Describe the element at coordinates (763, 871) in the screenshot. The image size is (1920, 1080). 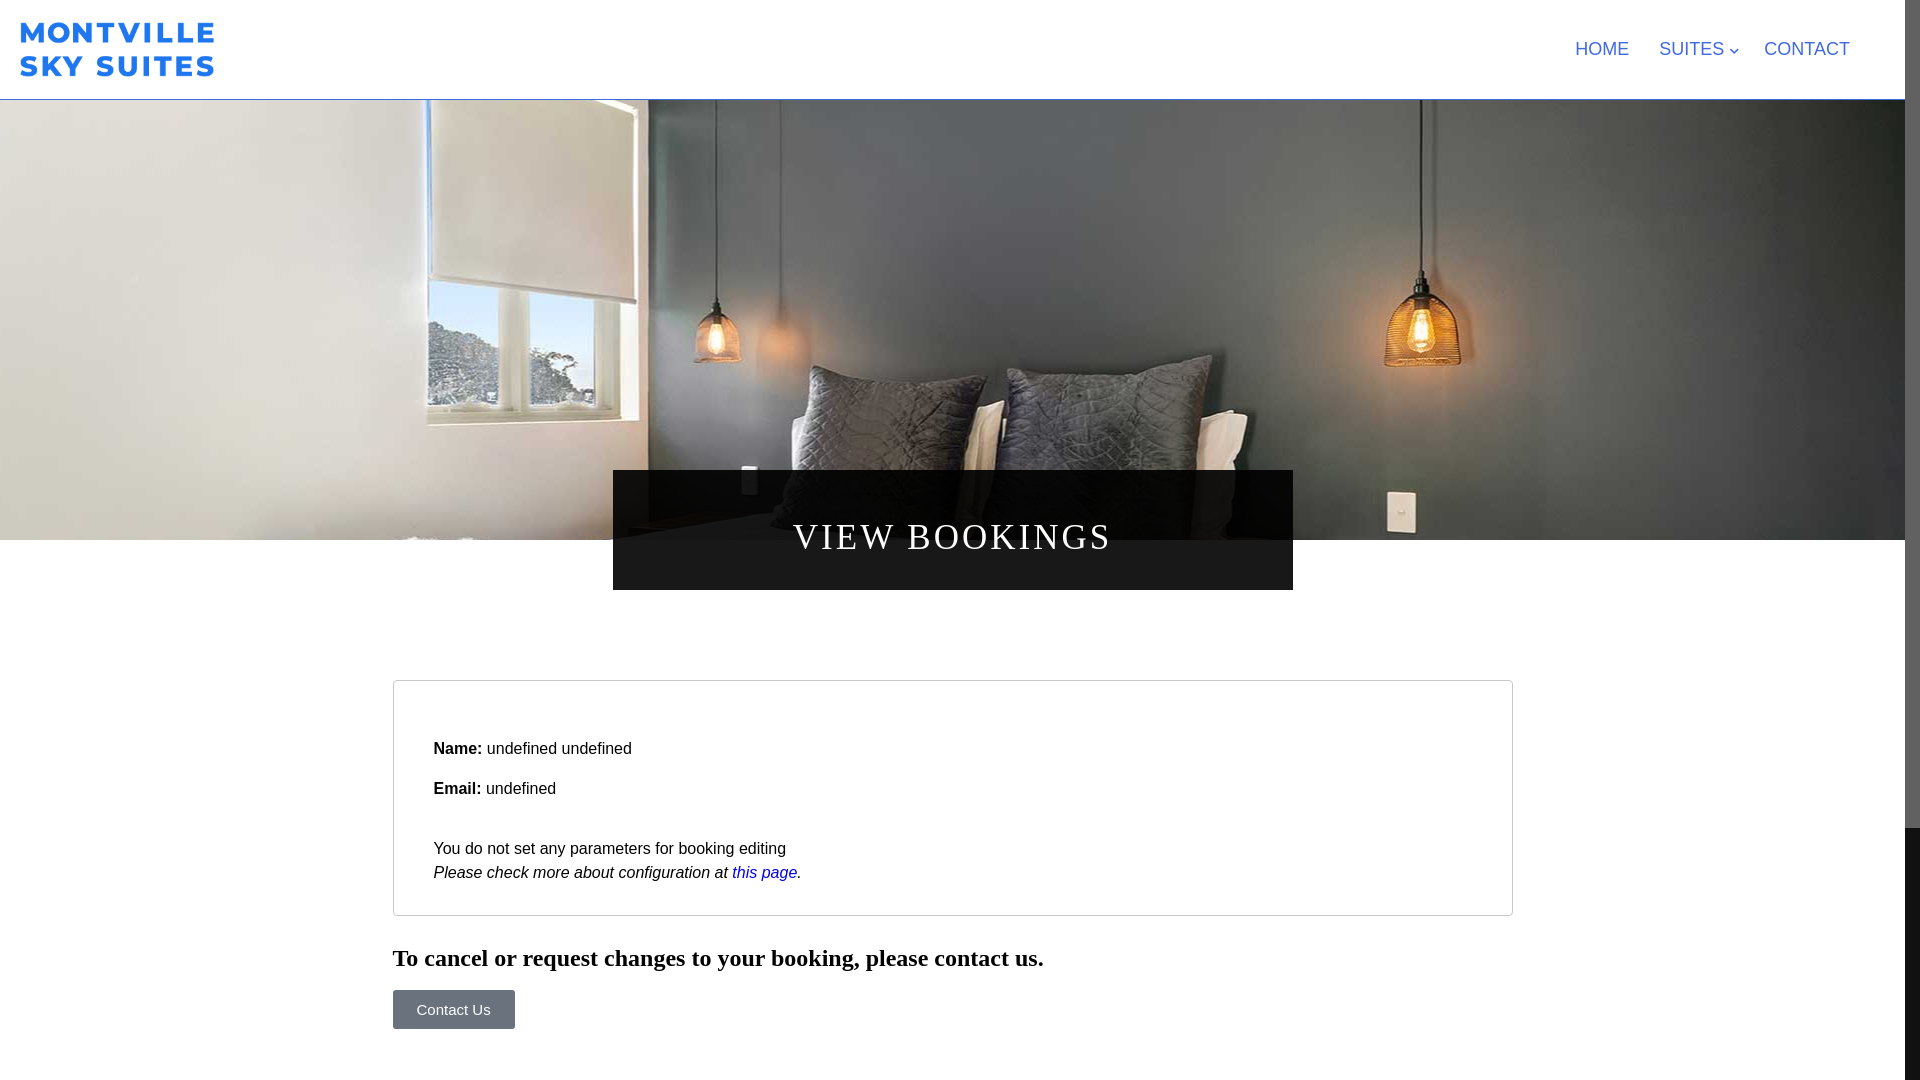
I see `'this page'` at that location.